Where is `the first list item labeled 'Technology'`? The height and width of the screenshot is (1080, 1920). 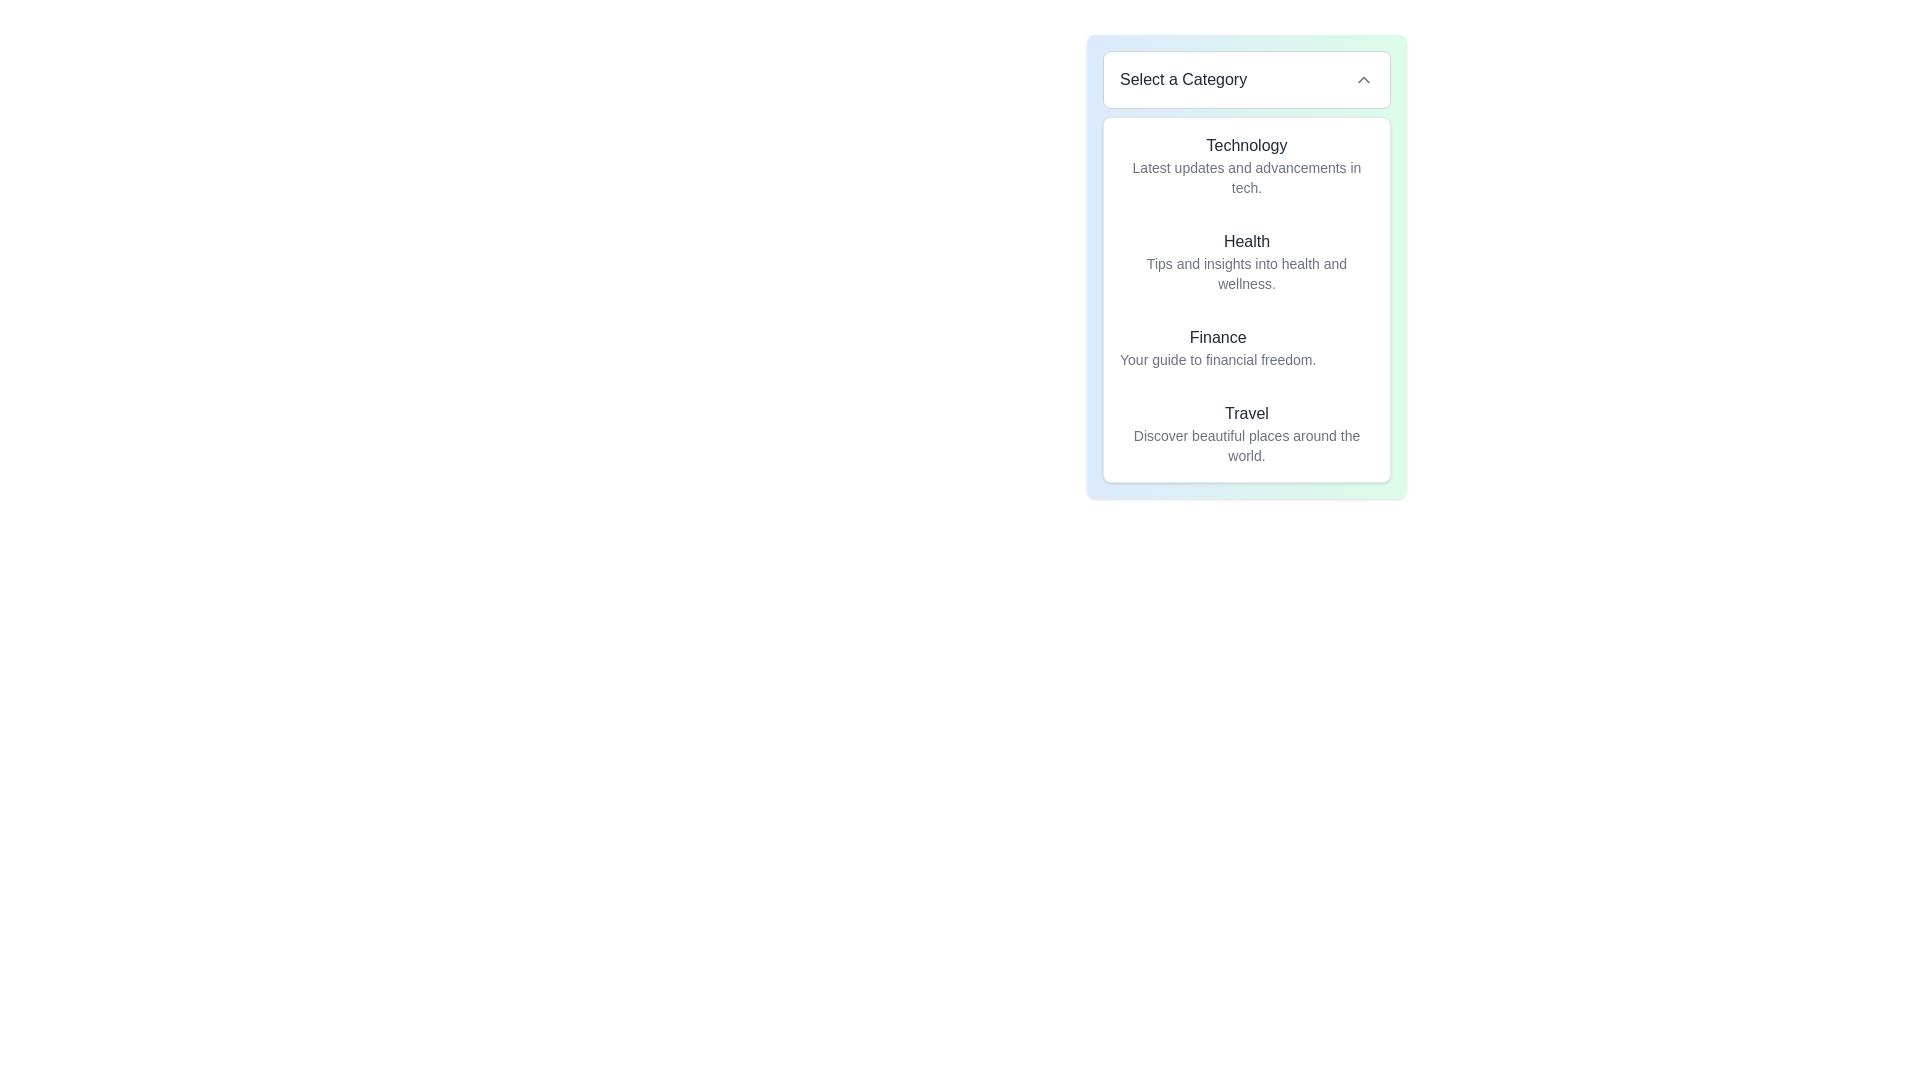
the first list item labeled 'Technology' is located at coordinates (1246, 164).